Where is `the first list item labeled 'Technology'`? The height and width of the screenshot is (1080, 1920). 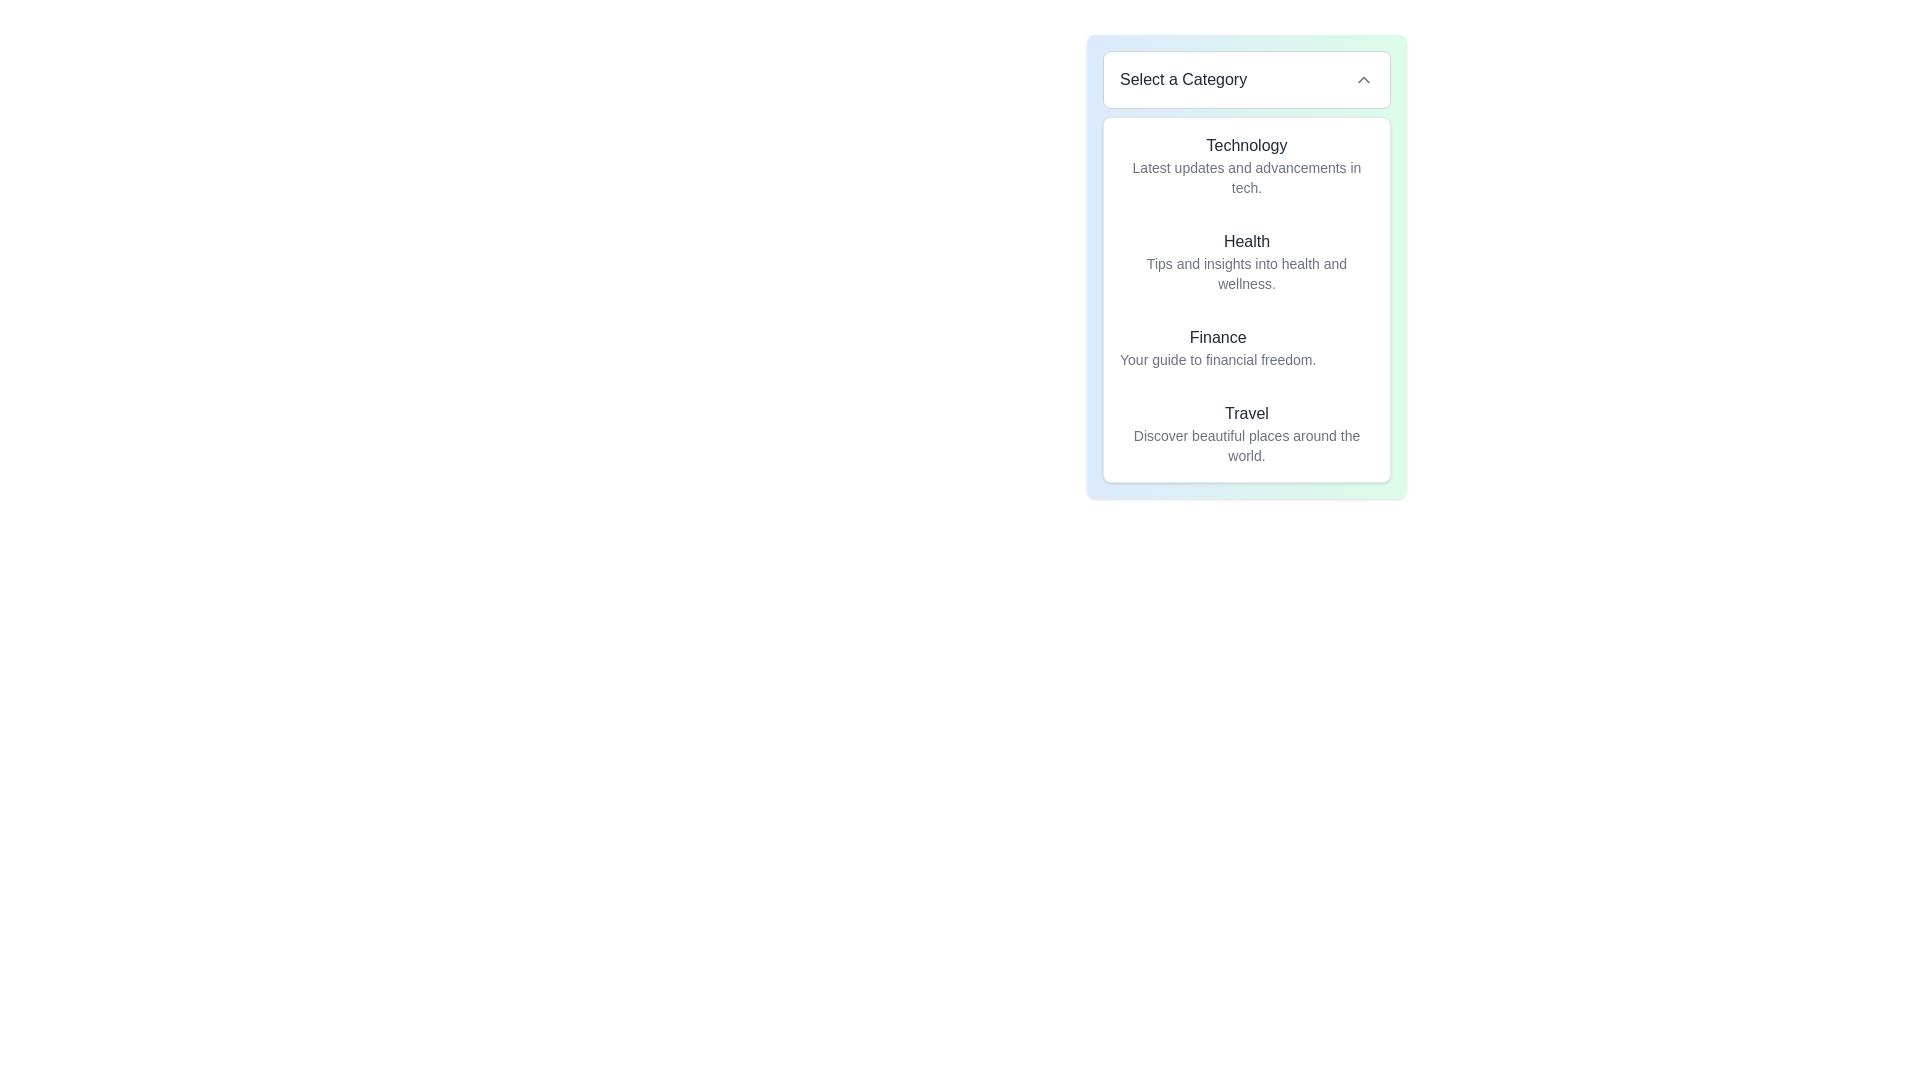
the first list item labeled 'Technology' is located at coordinates (1246, 164).